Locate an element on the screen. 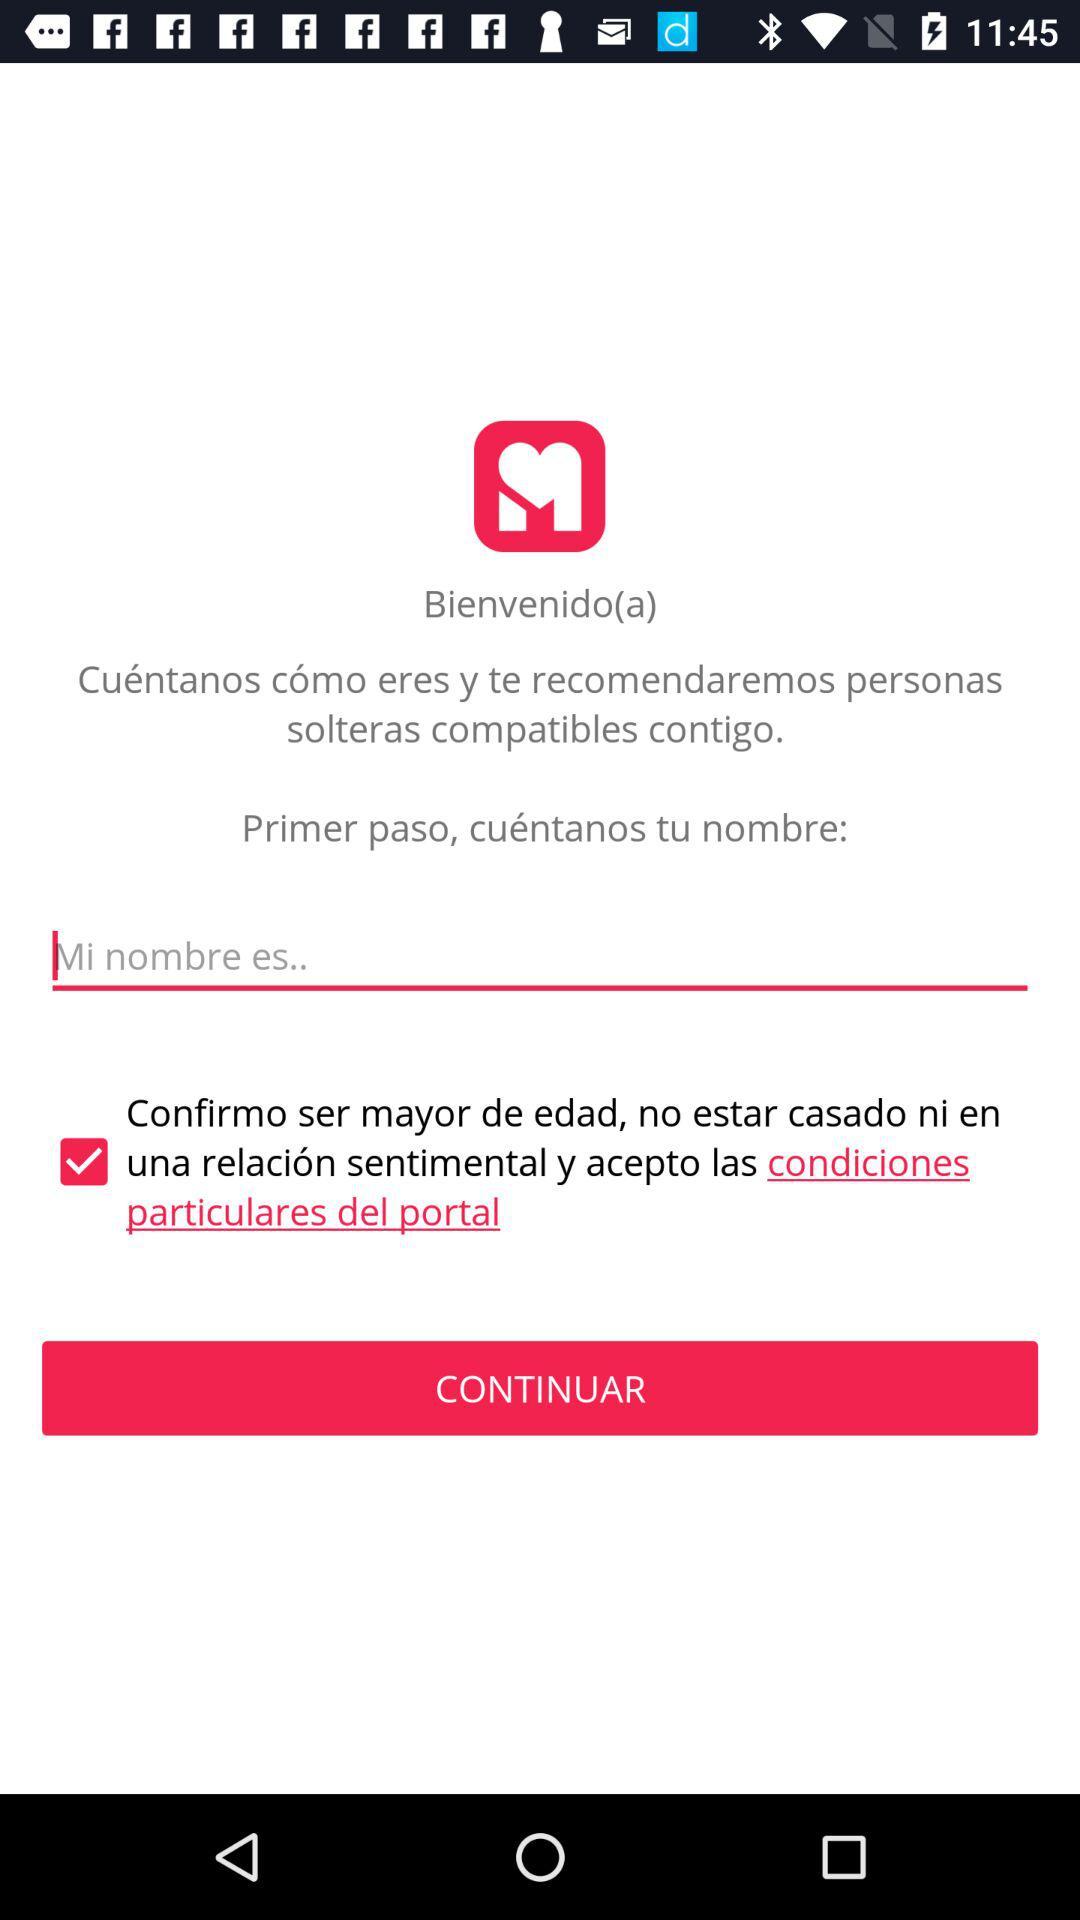  the continuar item is located at coordinates (540, 1387).